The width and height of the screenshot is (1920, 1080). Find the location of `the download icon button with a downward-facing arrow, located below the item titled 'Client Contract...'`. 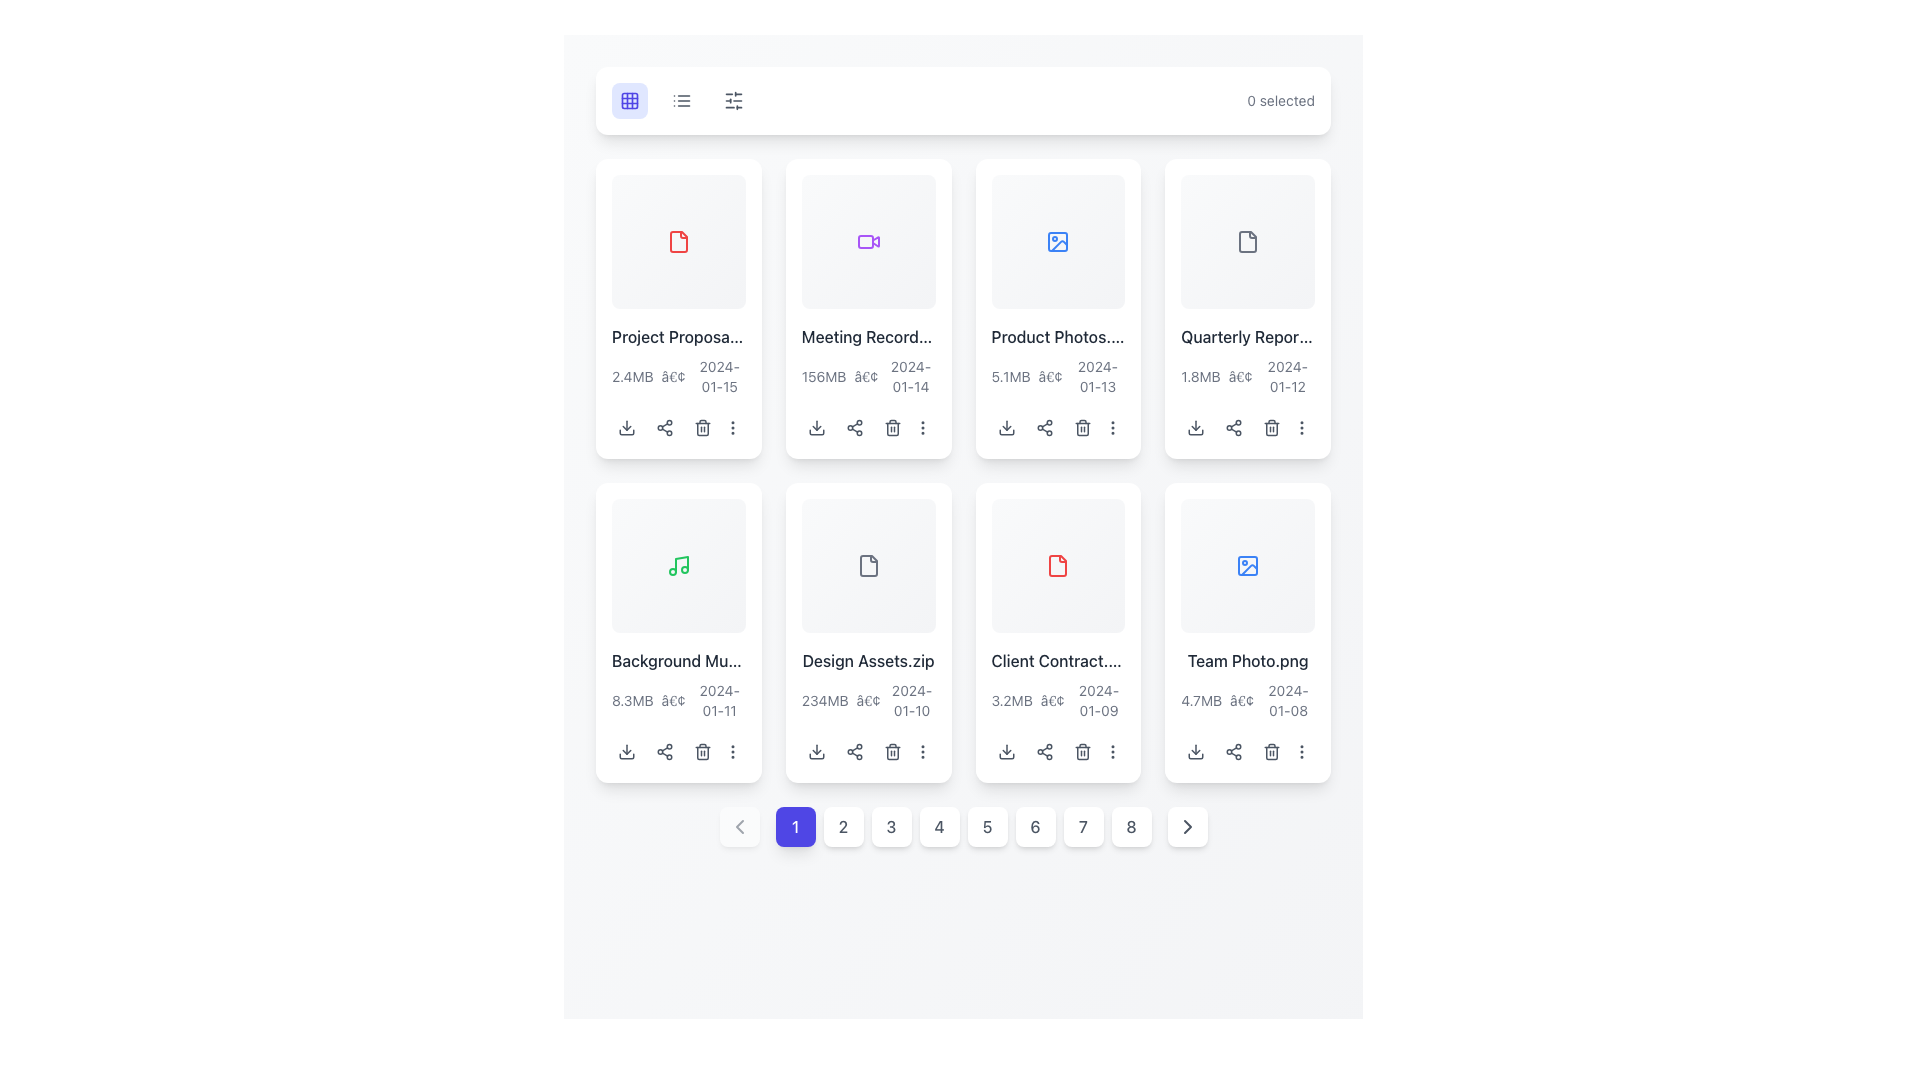

the download icon button with a downward-facing arrow, located below the item titled 'Client Contract...' is located at coordinates (1006, 751).